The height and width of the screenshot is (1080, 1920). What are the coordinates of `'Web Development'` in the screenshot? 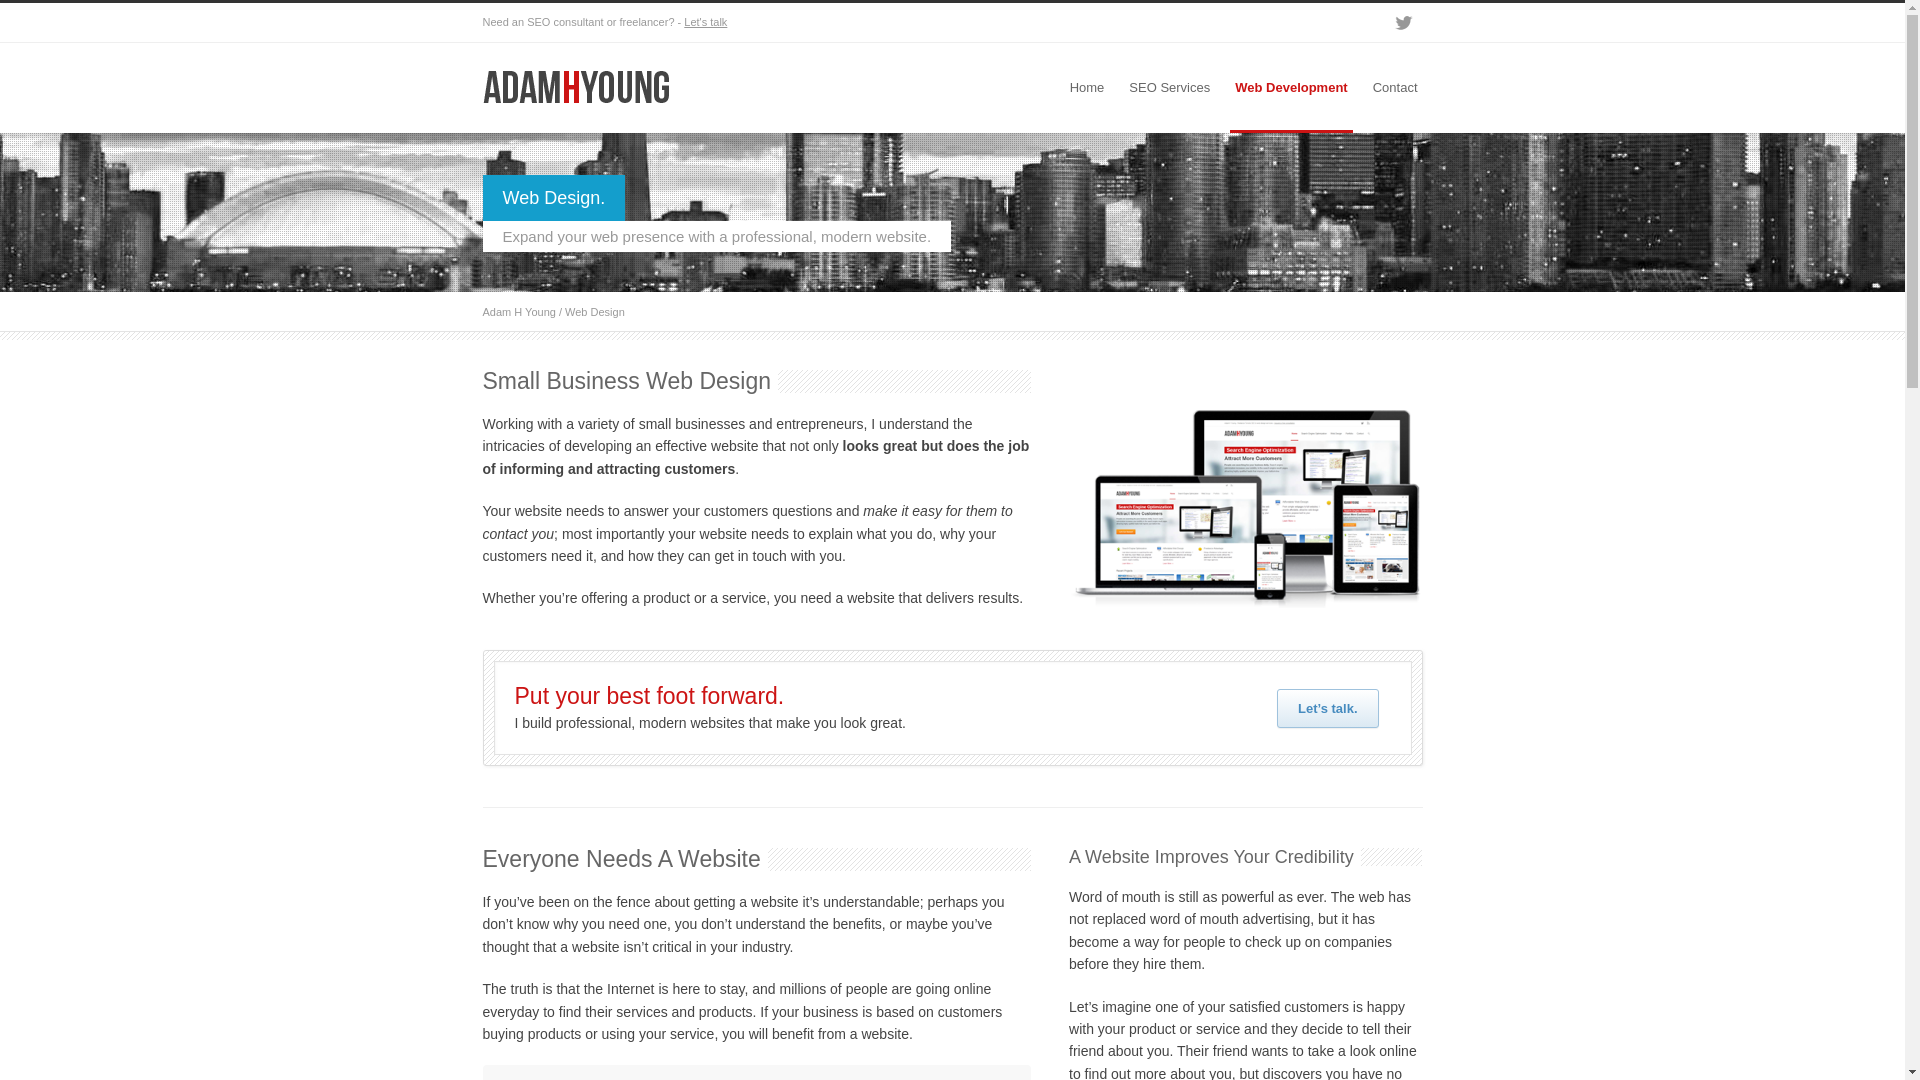 It's located at (1291, 87).